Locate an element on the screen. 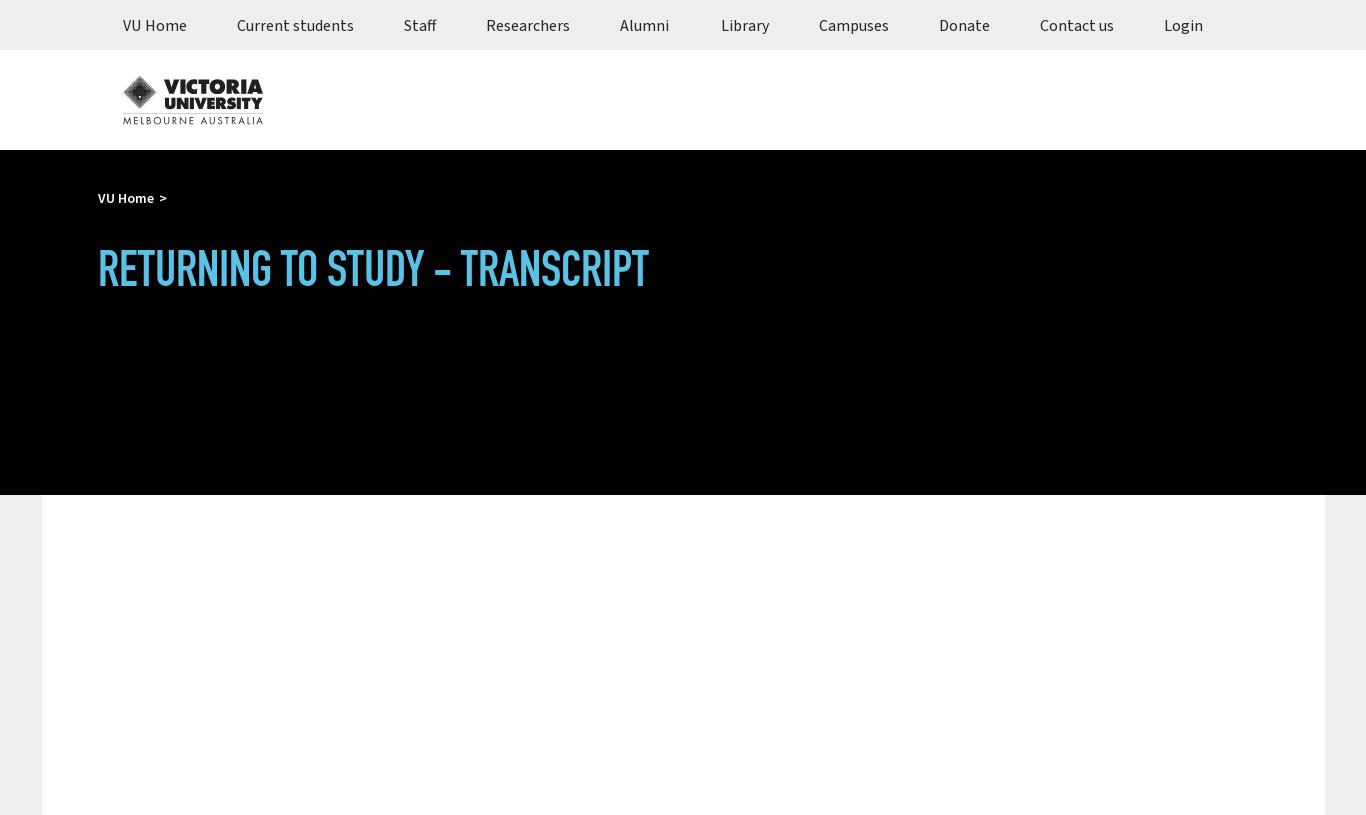  'Donate' is located at coordinates (964, 24).